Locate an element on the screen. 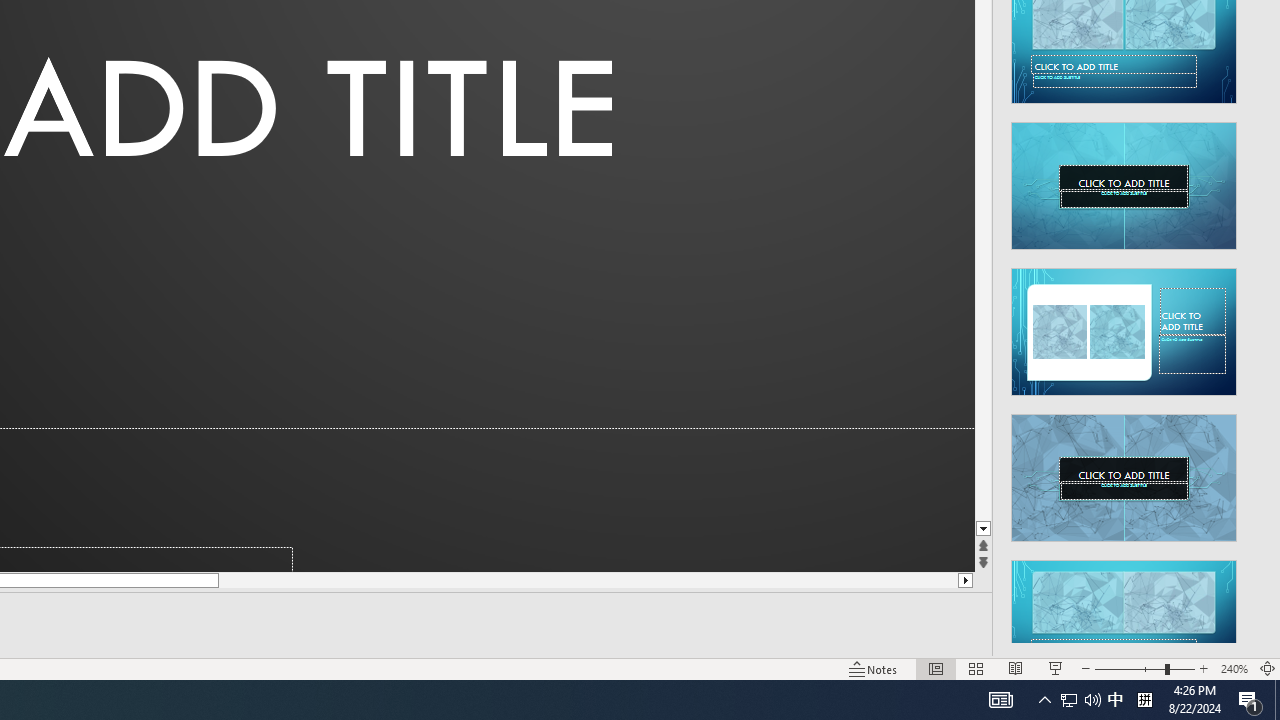 Image resolution: width=1280 pixels, height=720 pixels. 'Notes ' is located at coordinates (874, 669).